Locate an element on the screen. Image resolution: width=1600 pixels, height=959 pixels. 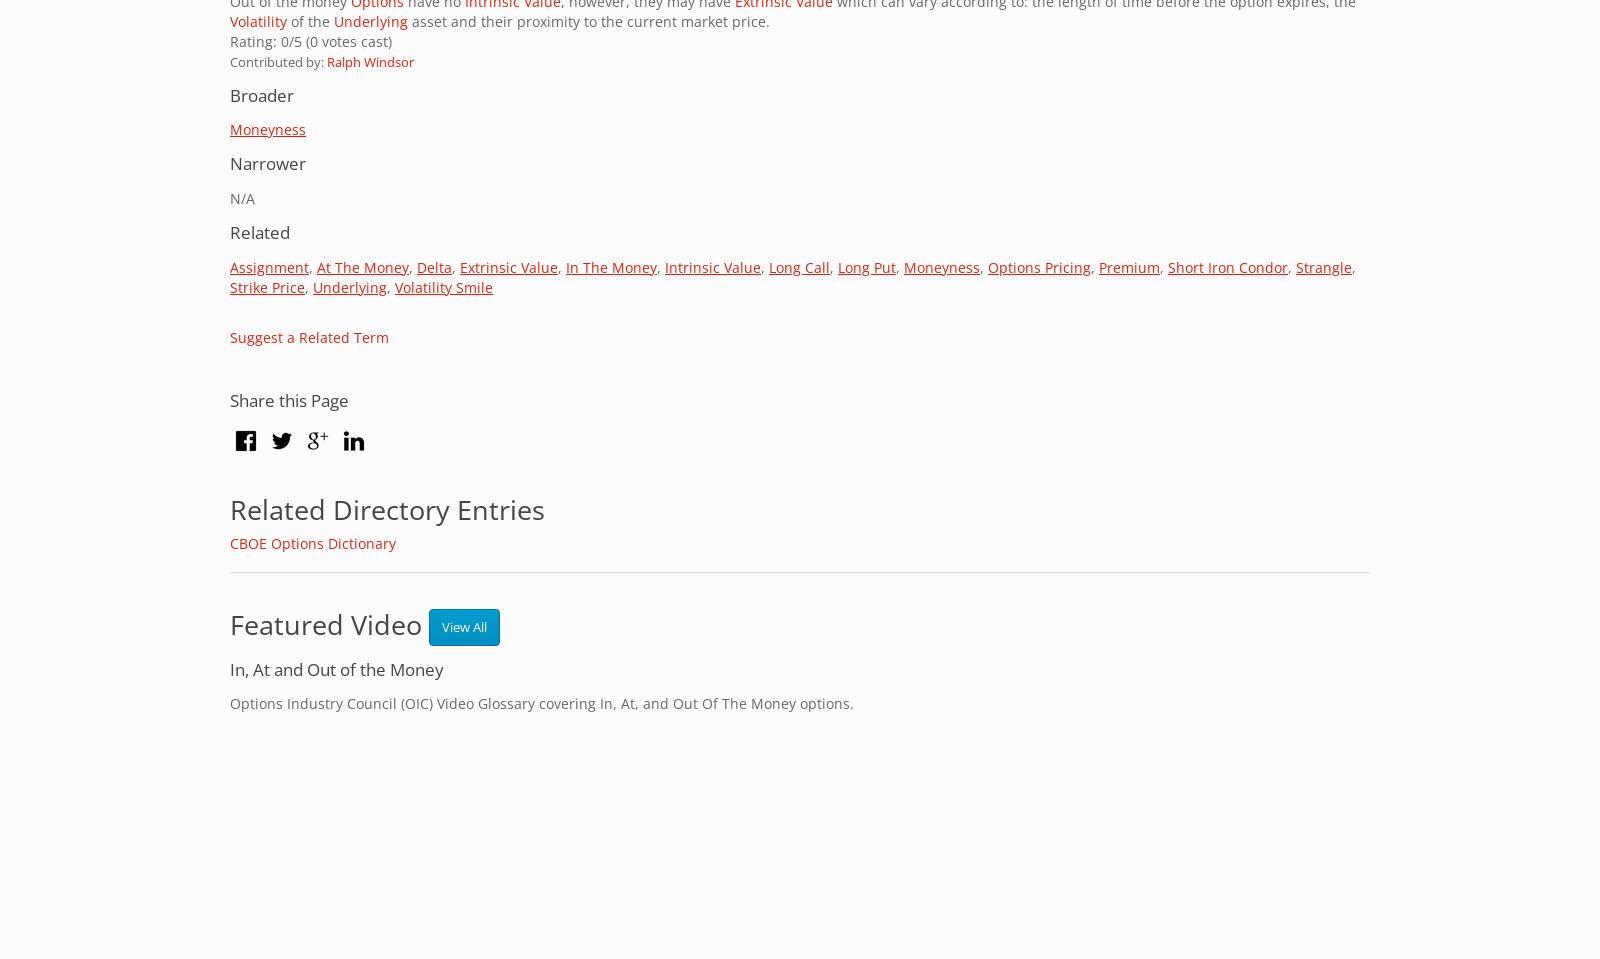
'Long Put' is located at coordinates (866, 266).